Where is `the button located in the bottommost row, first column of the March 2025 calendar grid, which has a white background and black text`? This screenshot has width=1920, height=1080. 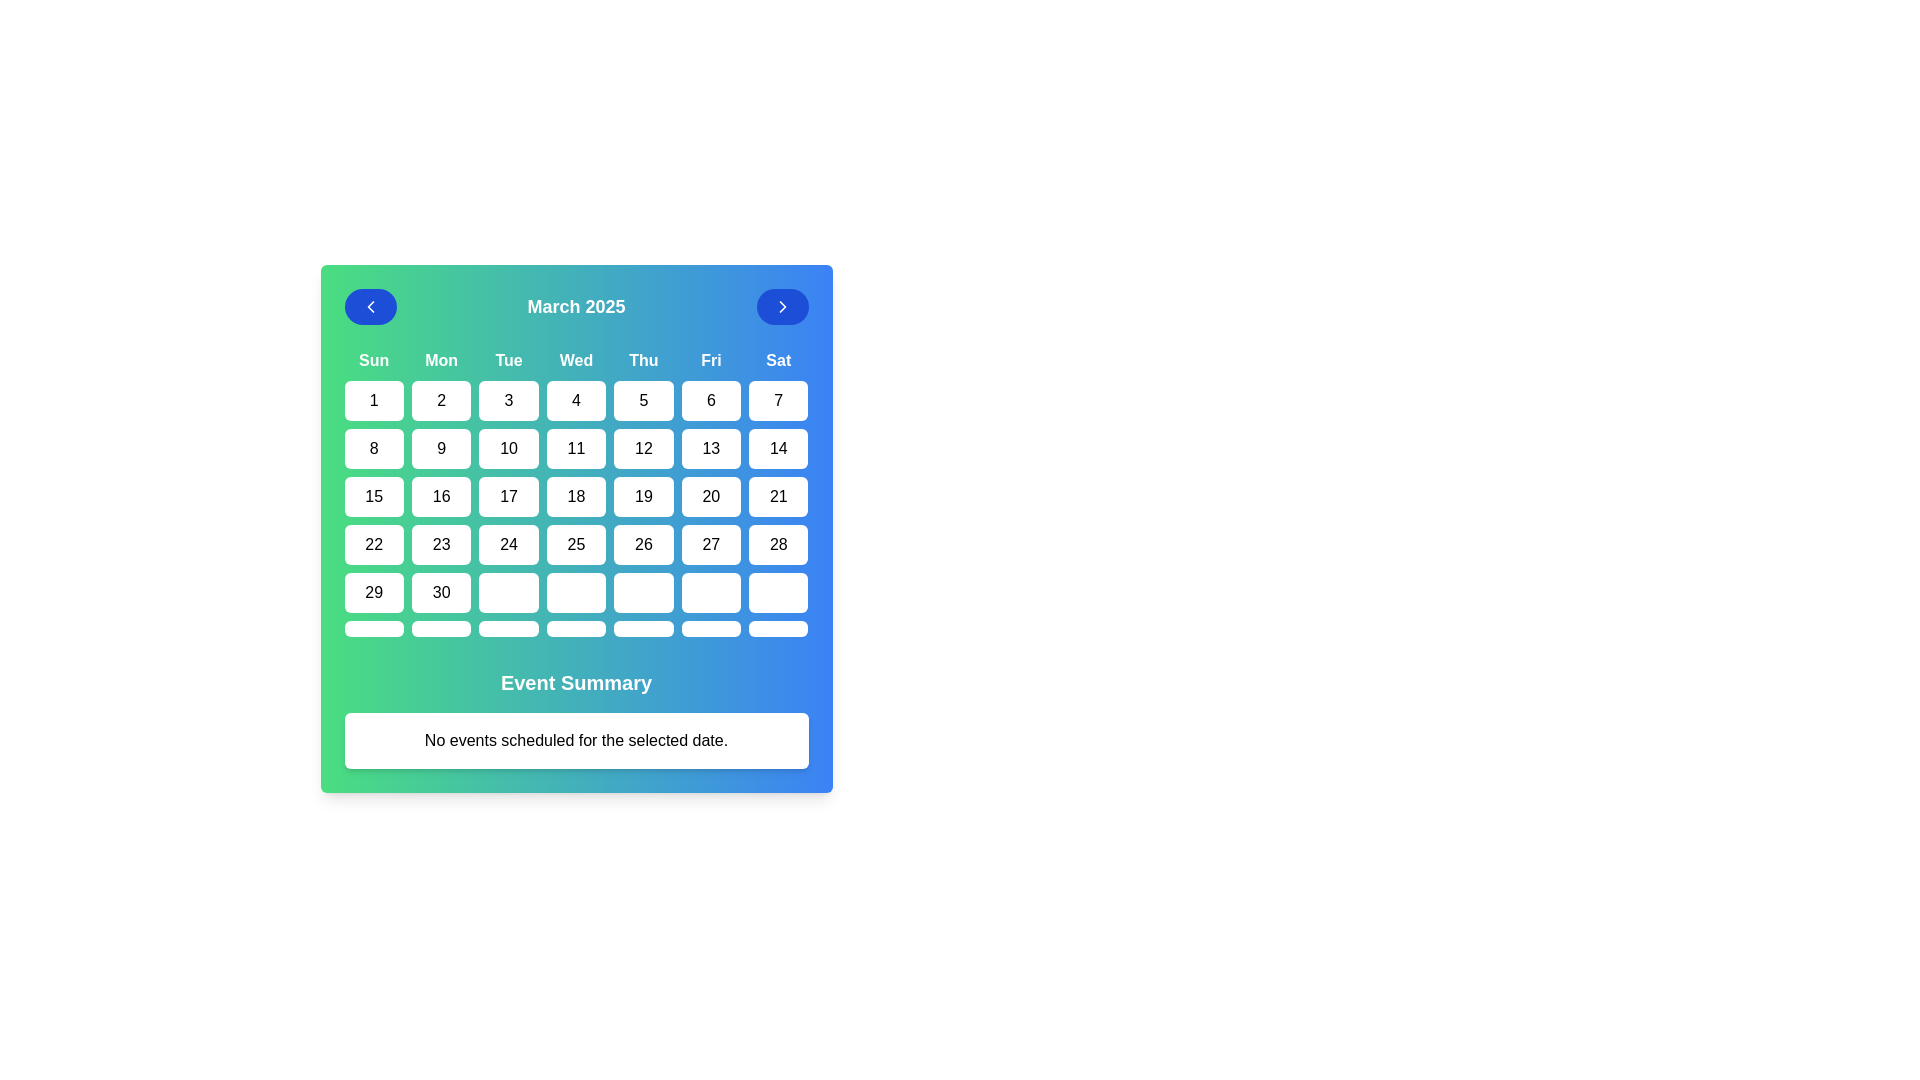 the button located in the bottommost row, first column of the March 2025 calendar grid, which has a white background and black text is located at coordinates (374, 627).